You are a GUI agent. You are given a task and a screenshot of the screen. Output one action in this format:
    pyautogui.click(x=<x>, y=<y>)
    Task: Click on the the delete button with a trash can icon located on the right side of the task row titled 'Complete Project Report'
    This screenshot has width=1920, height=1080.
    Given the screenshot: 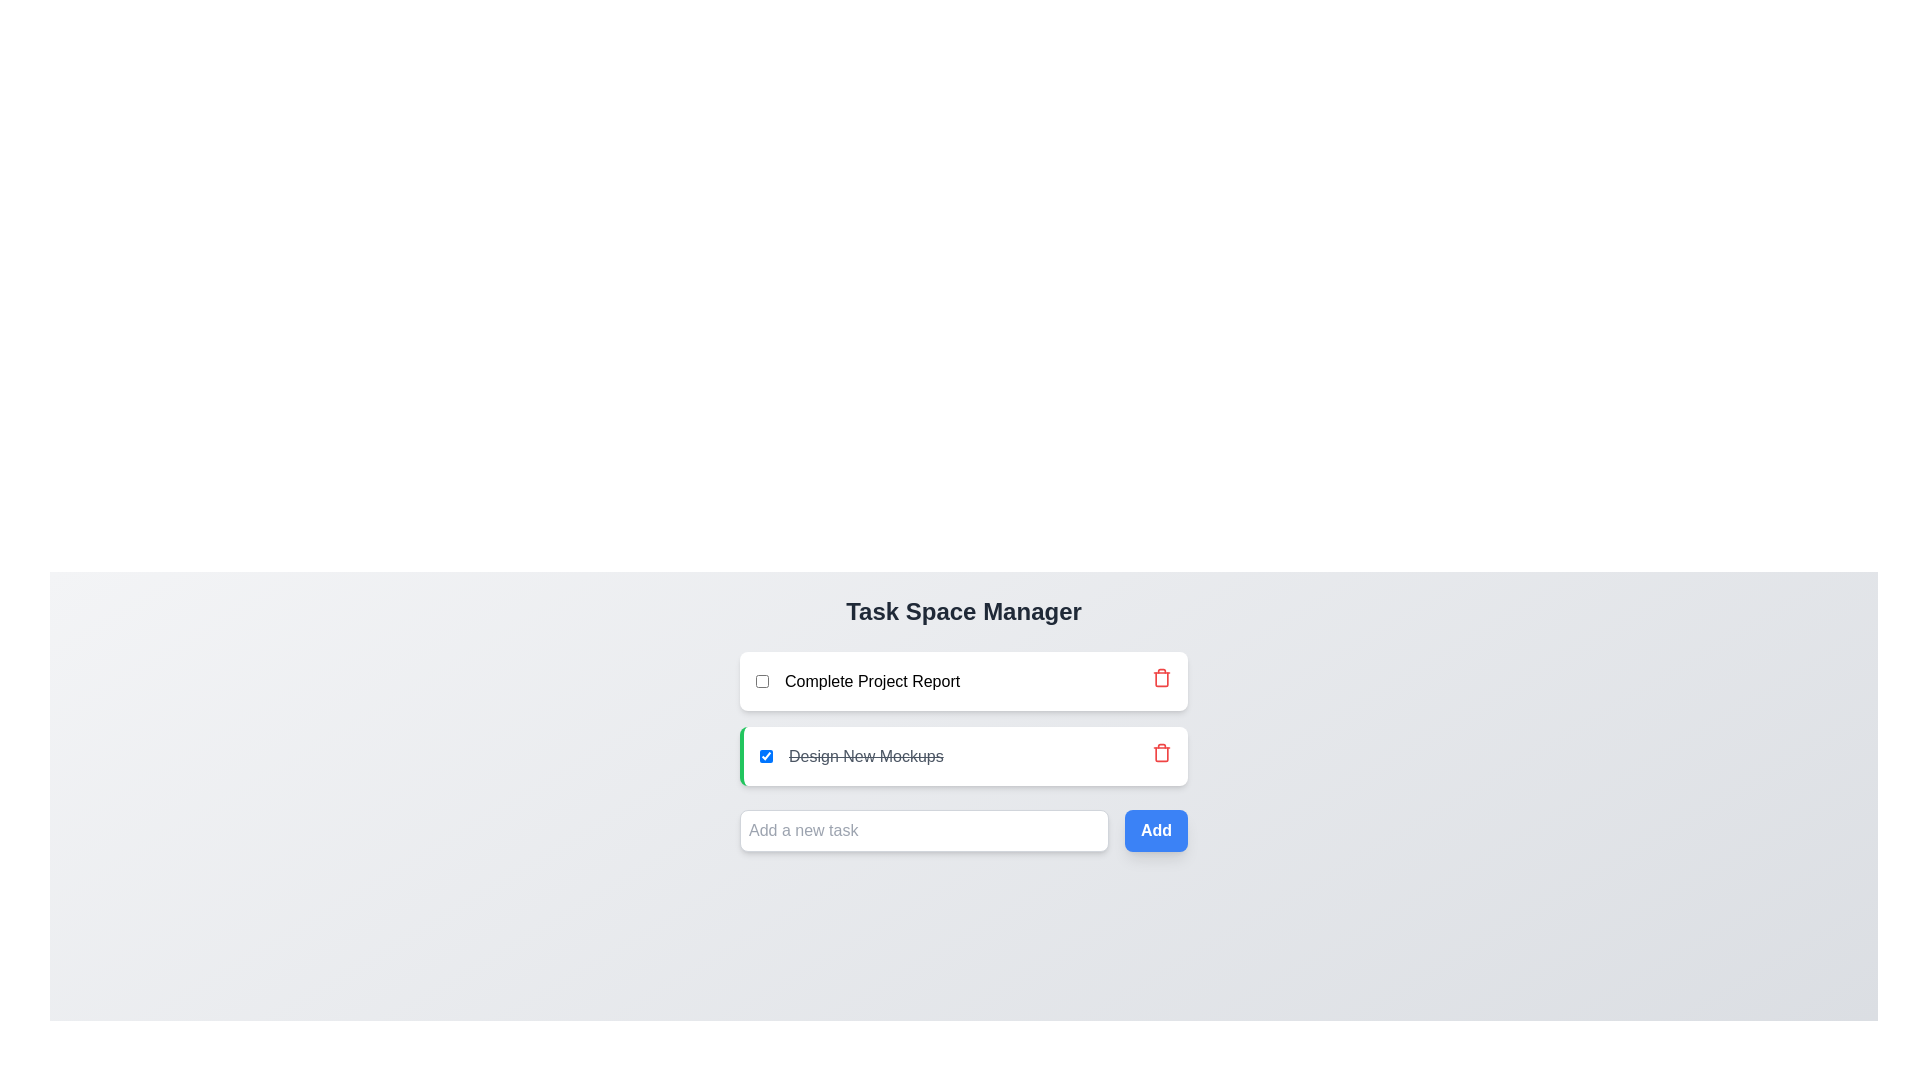 What is the action you would take?
    pyautogui.click(x=1161, y=680)
    